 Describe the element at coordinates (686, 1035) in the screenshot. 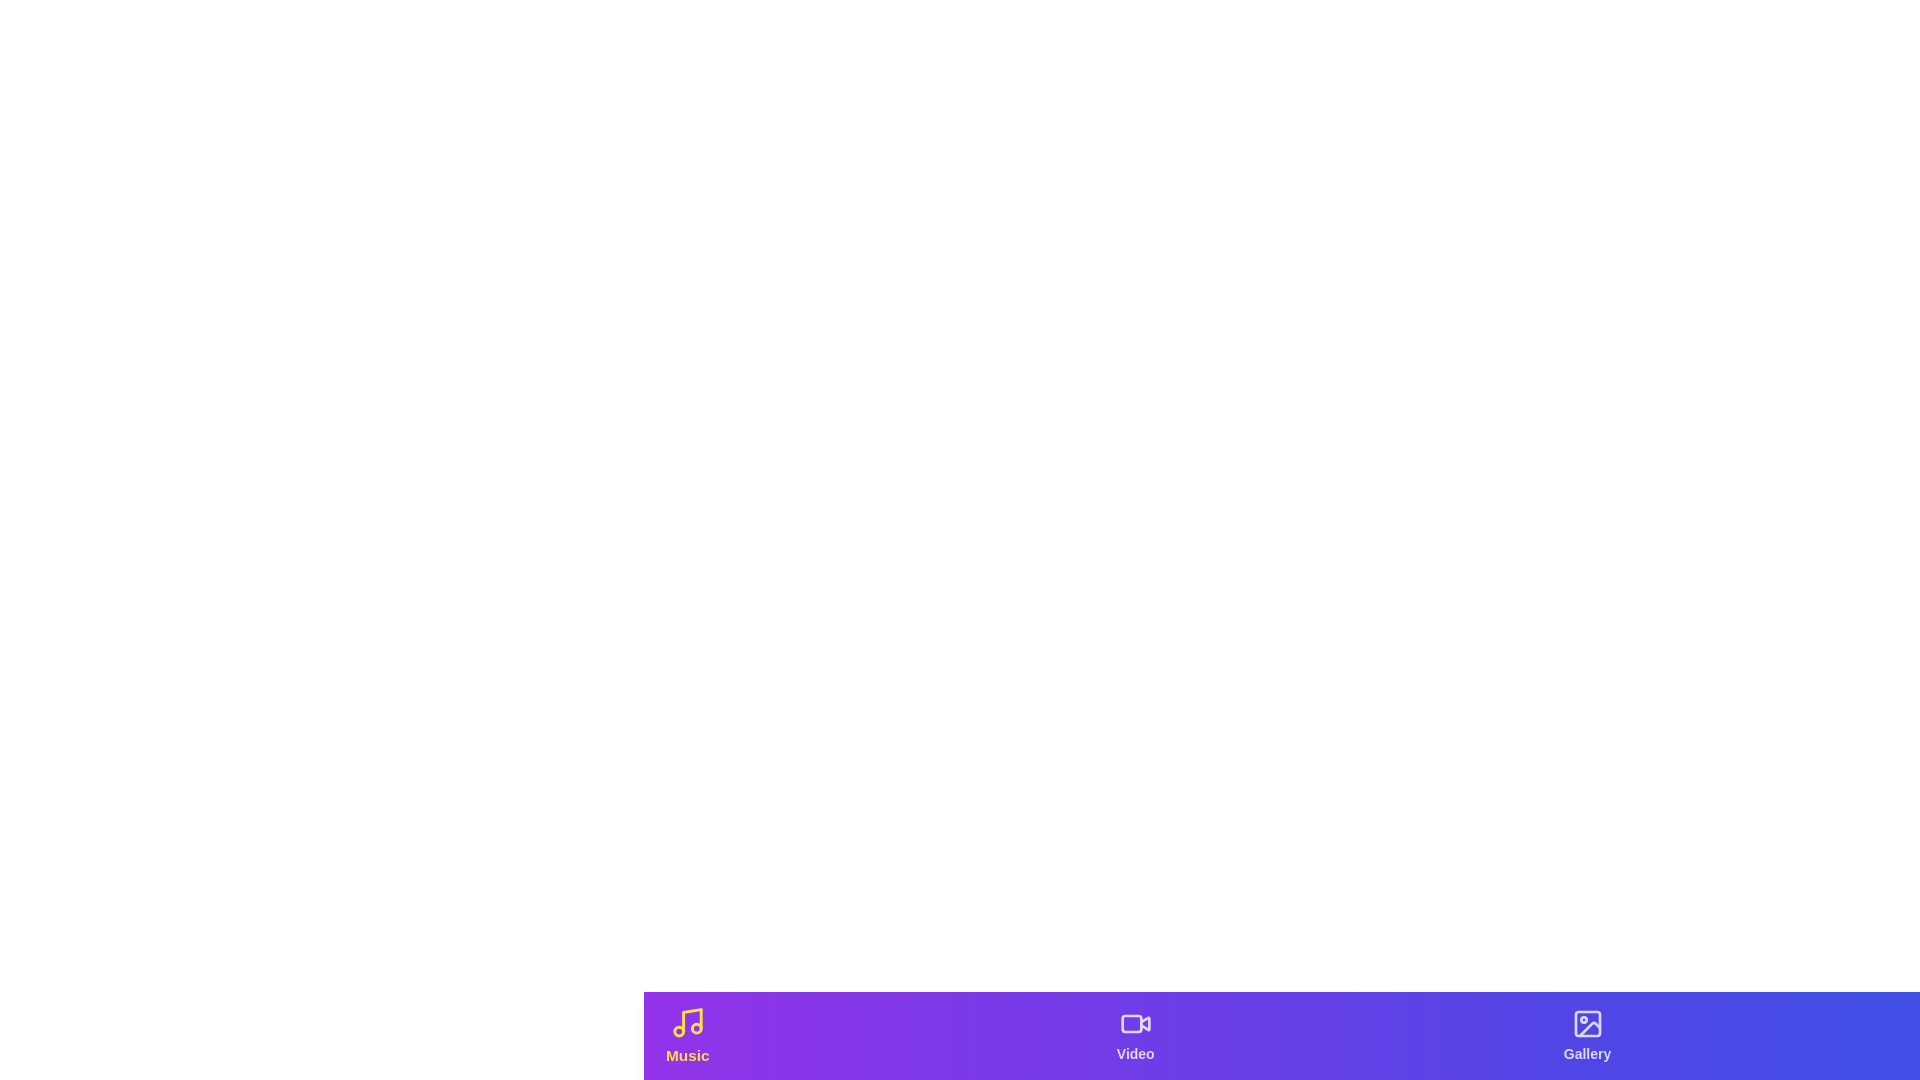

I see `the center of the active tab (highlighted in yellow)` at that location.